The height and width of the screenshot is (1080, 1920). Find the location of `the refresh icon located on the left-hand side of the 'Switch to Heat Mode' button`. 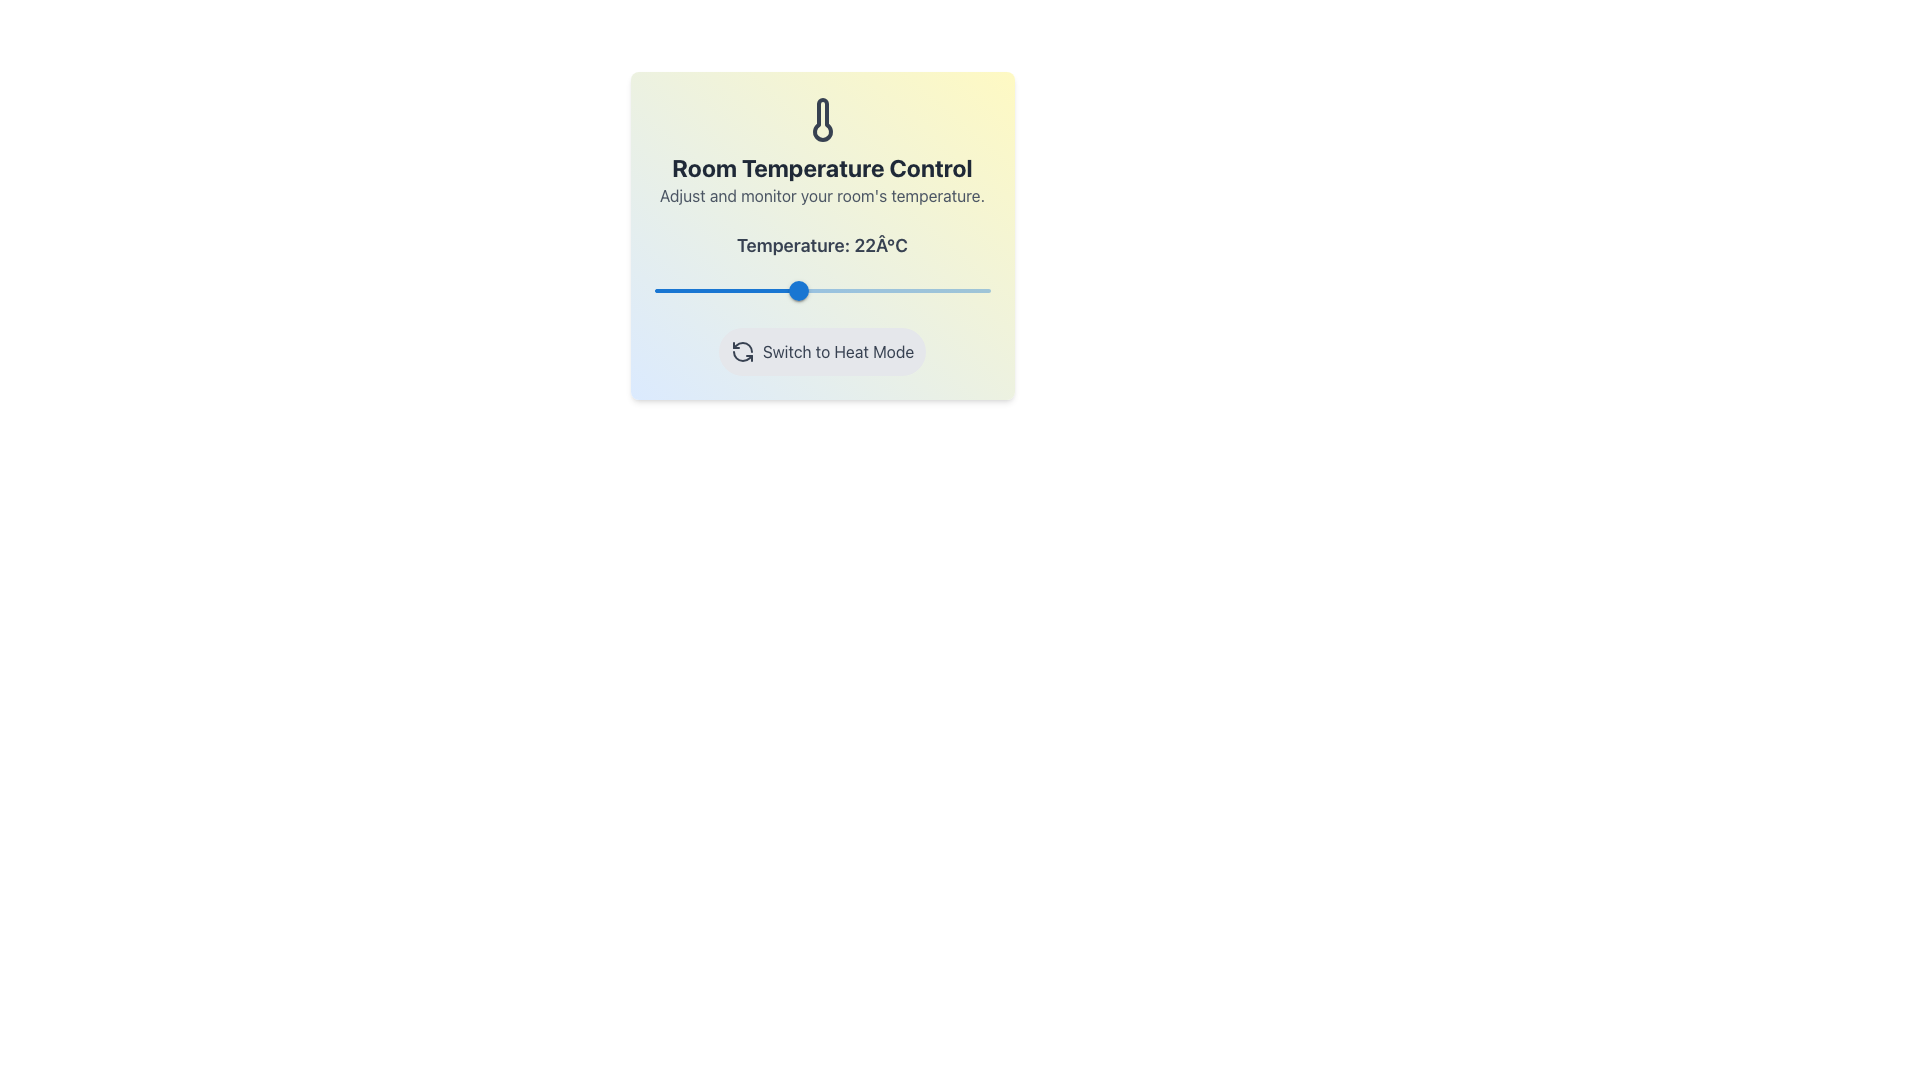

the refresh icon located on the left-hand side of the 'Switch to Heat Mode' button is located at coordinates (741, 350).